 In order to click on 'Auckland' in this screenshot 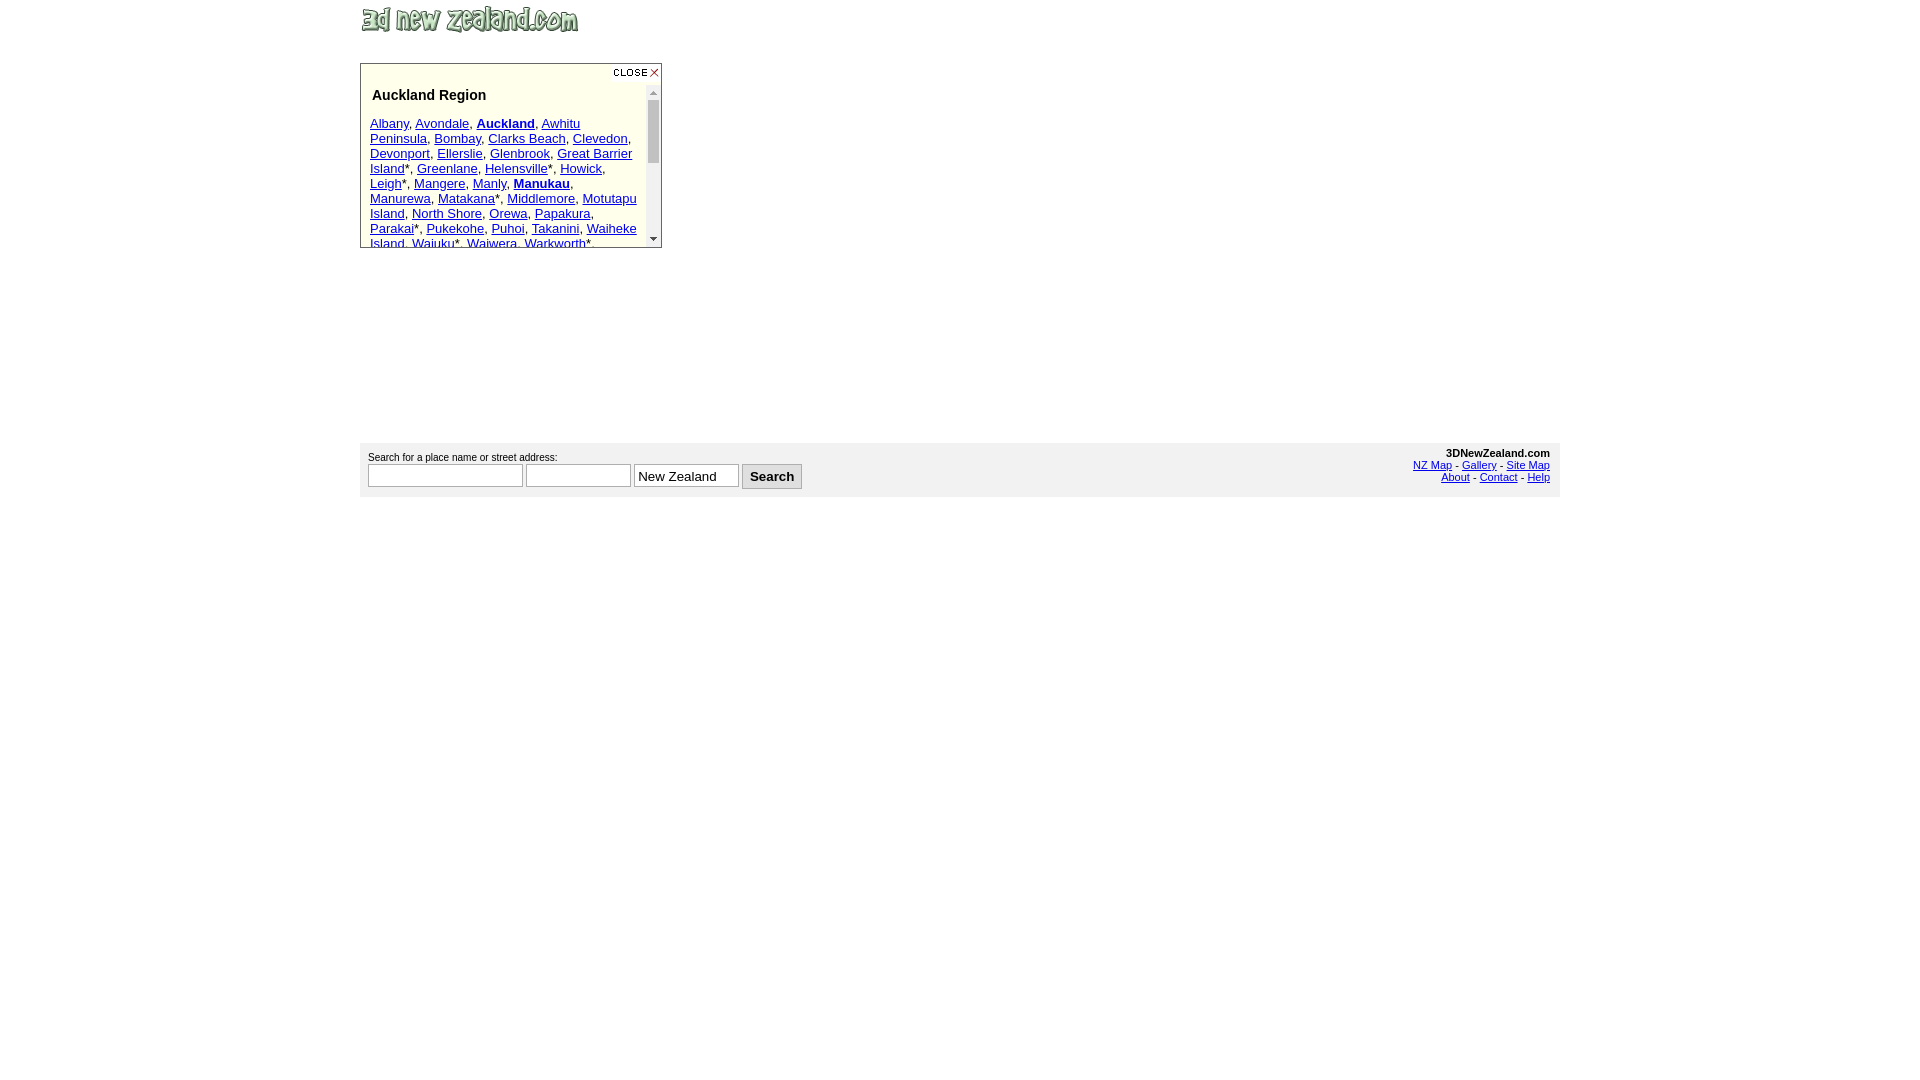, I will do `click(506, 123)`.